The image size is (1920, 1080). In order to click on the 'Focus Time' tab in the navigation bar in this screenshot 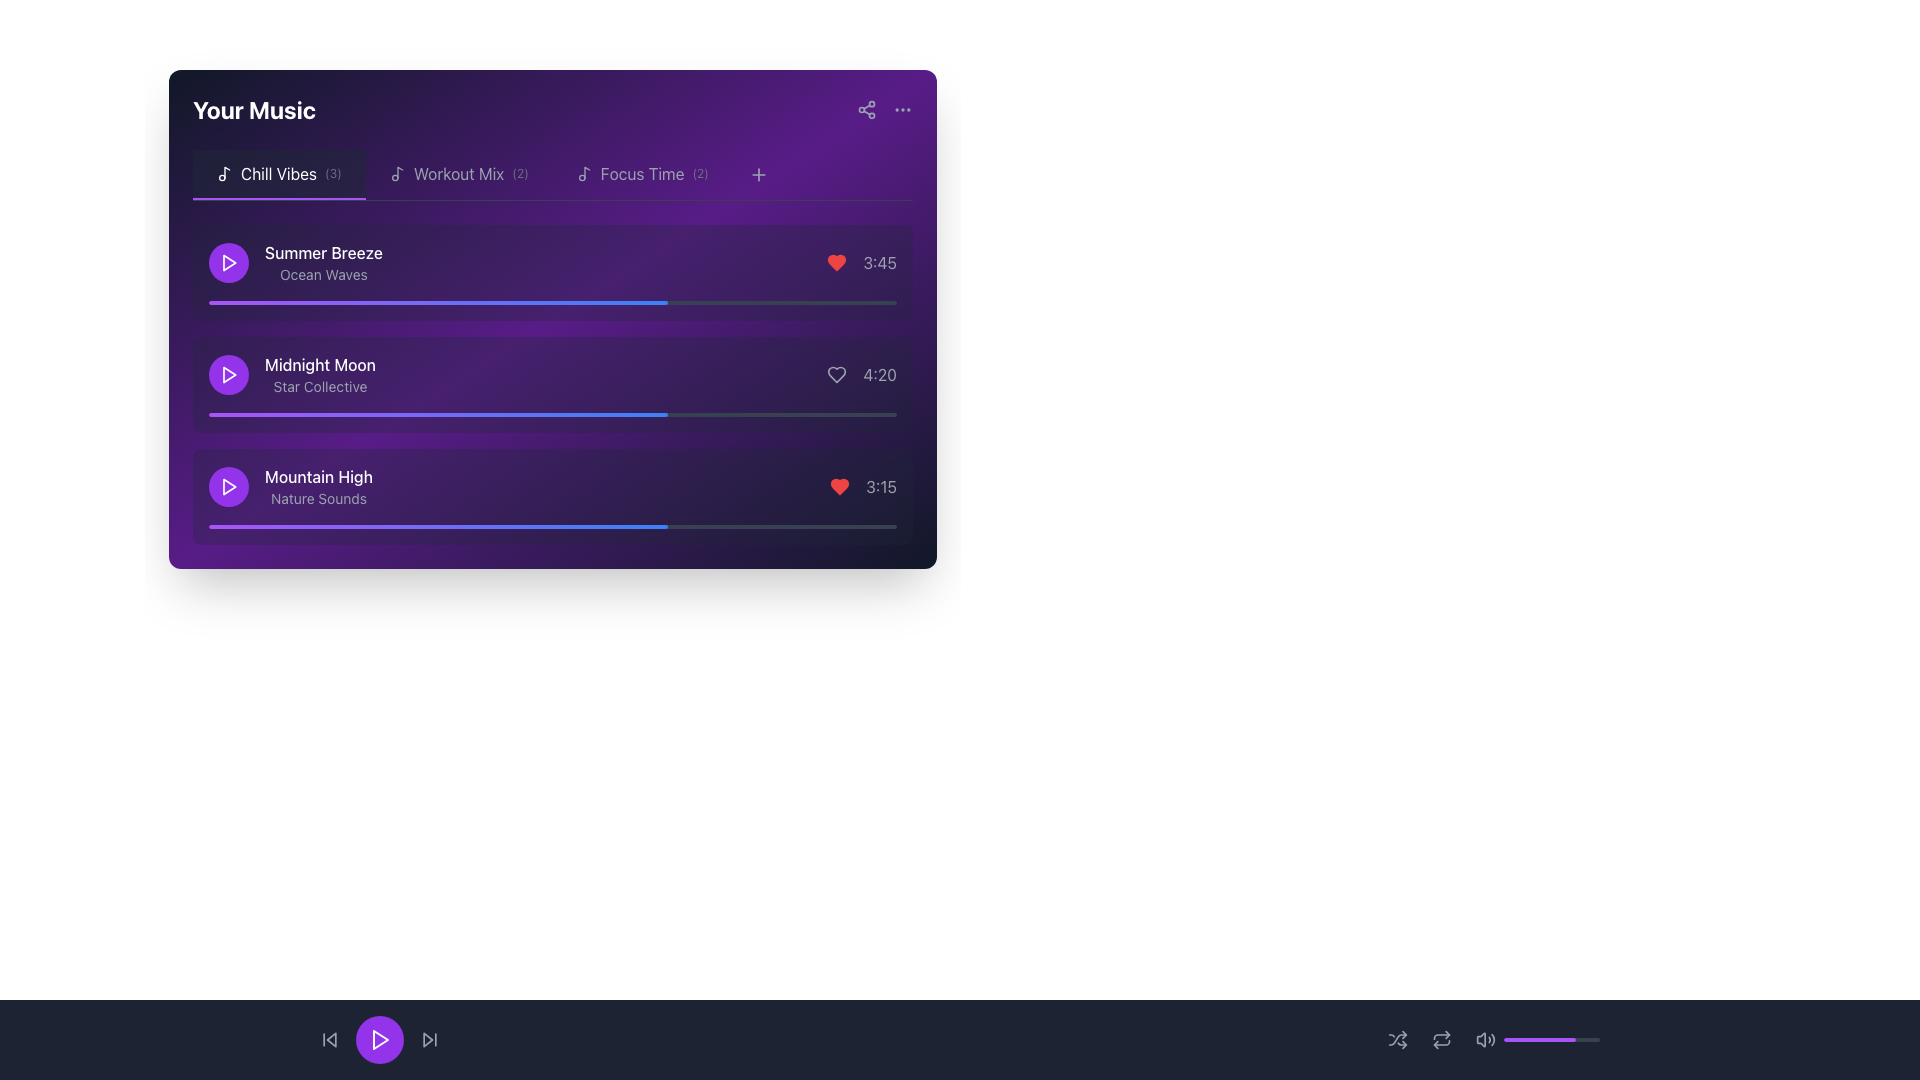, I will do `click(642, 173)`.